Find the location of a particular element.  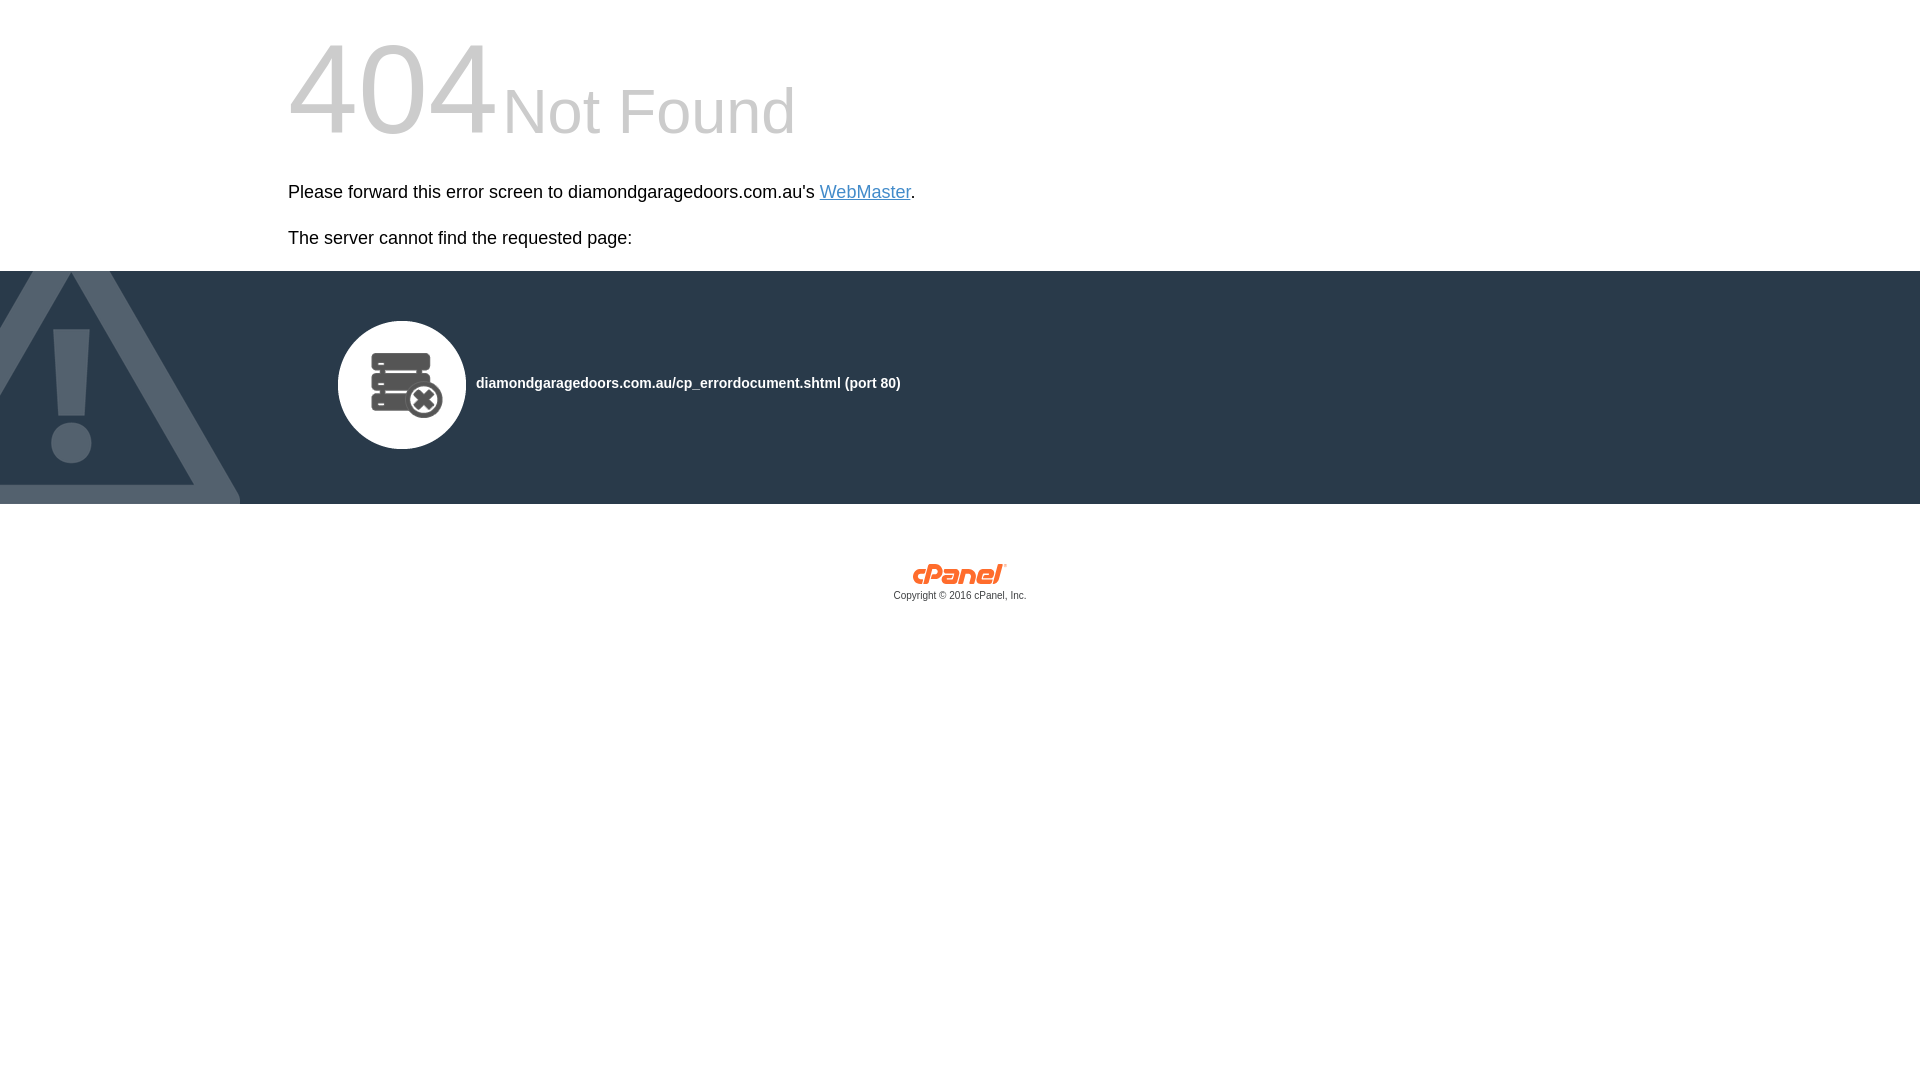

'WebMaster' is located at coordinates (865, 192).